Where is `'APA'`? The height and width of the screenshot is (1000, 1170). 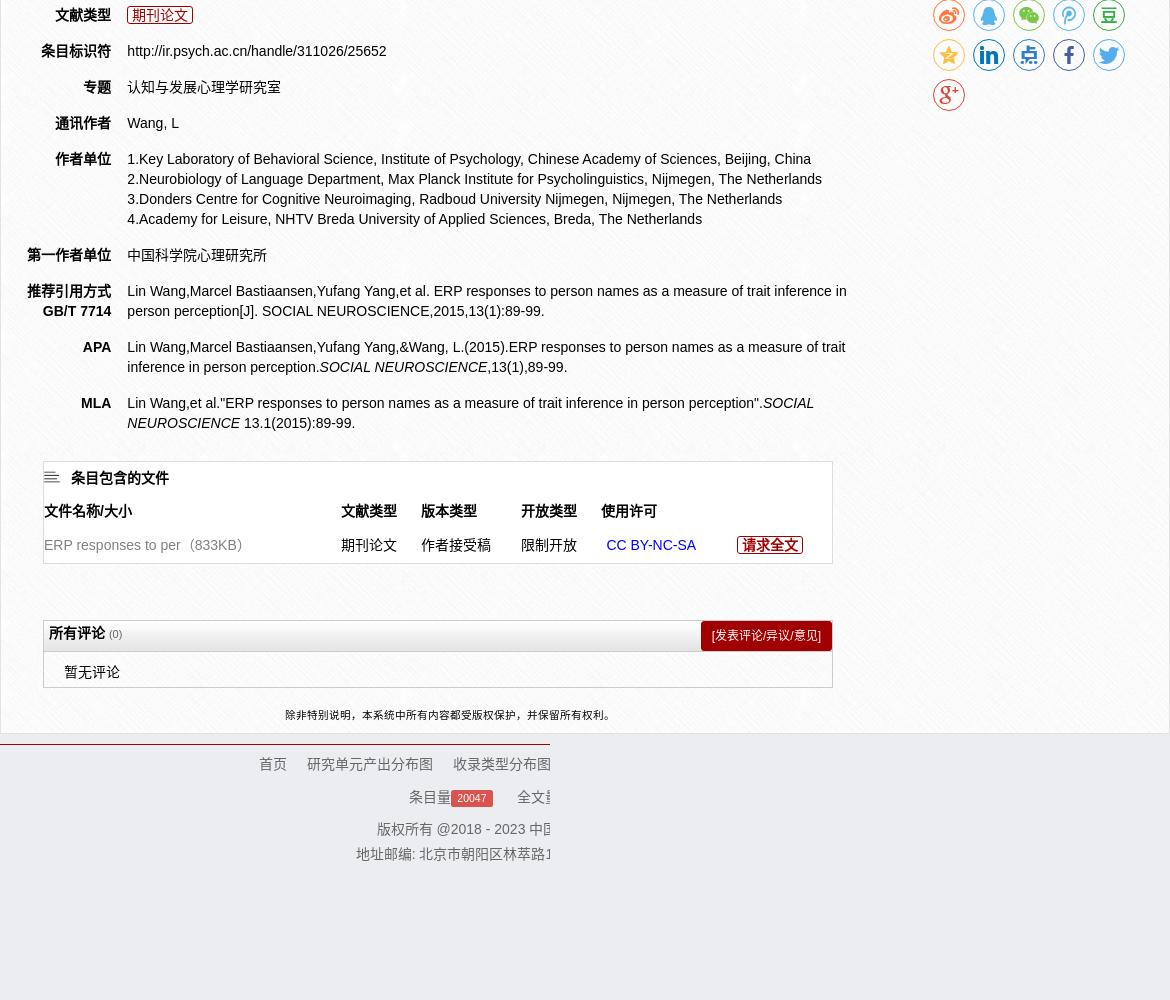
'APA' is located at coordinates (96, 345).